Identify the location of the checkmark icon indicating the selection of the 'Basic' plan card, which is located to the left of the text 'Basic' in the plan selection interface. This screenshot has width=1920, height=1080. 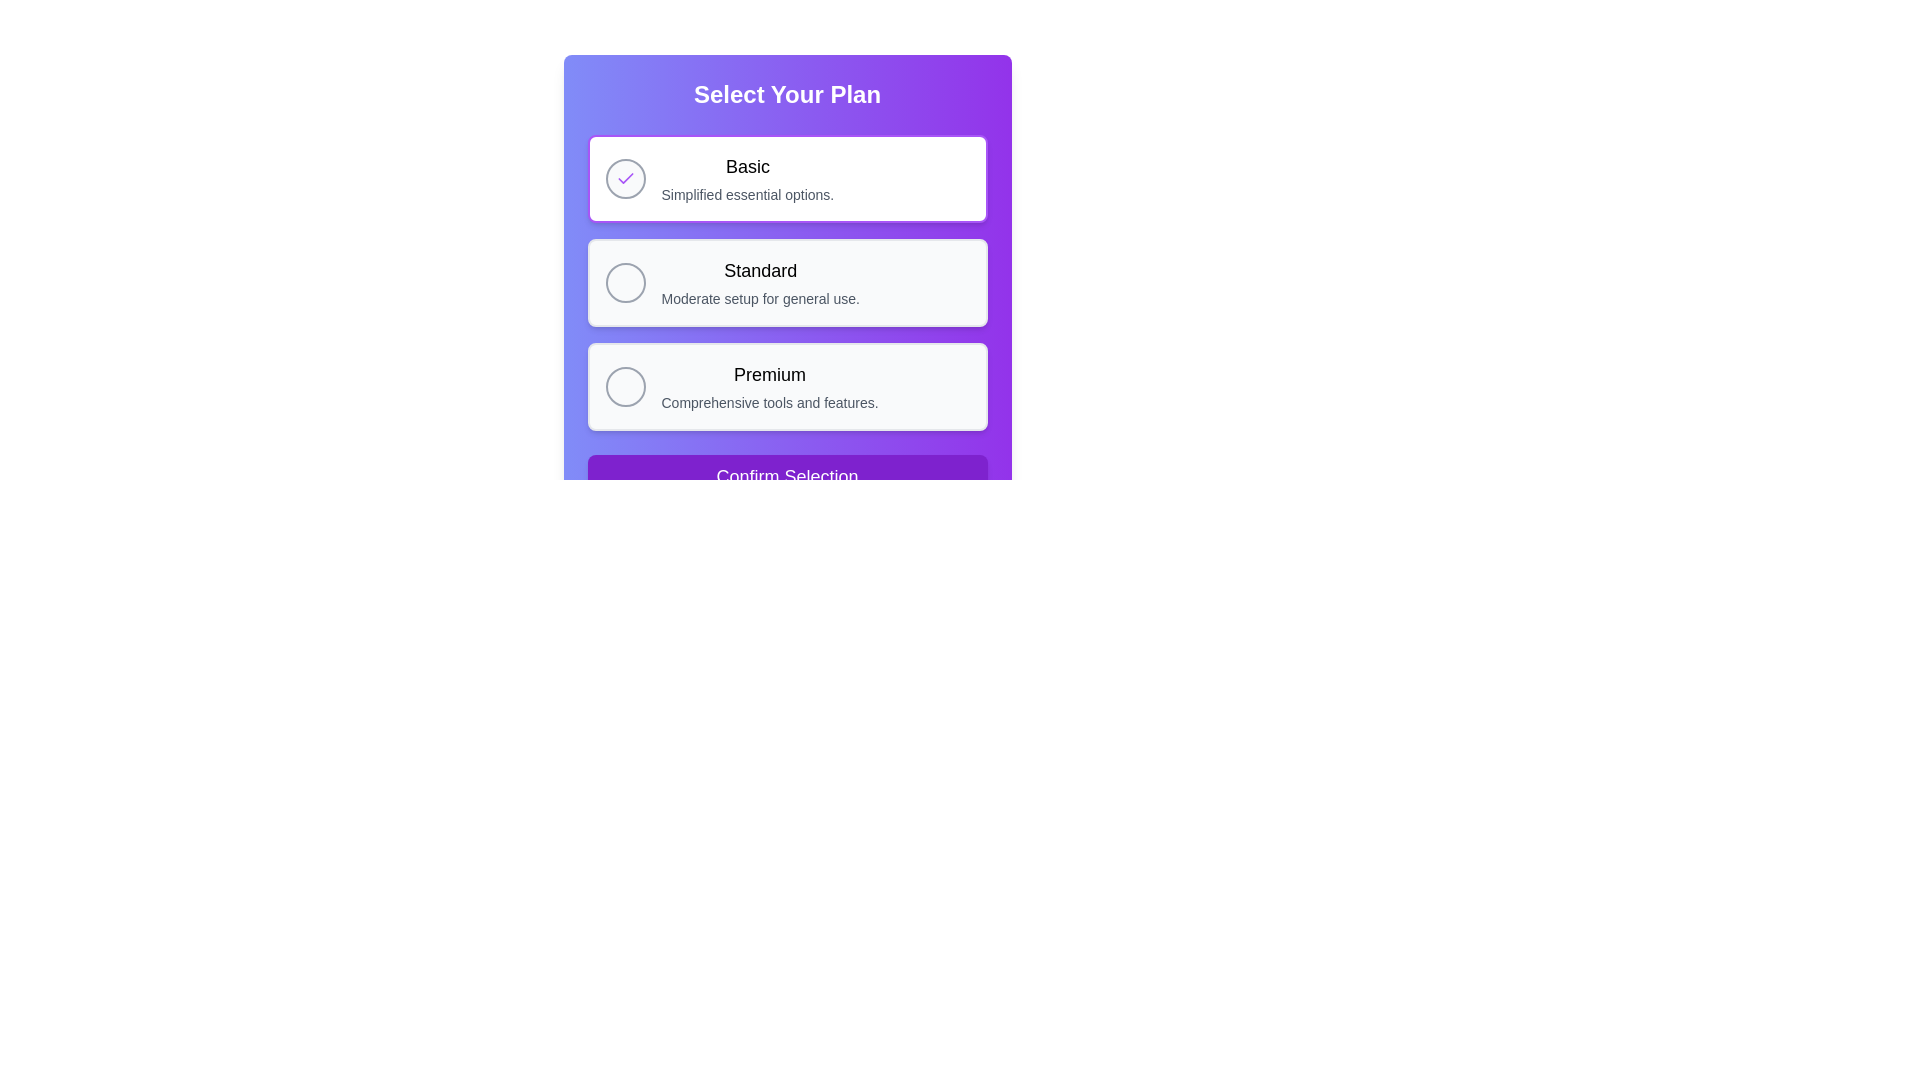
(624, 177).